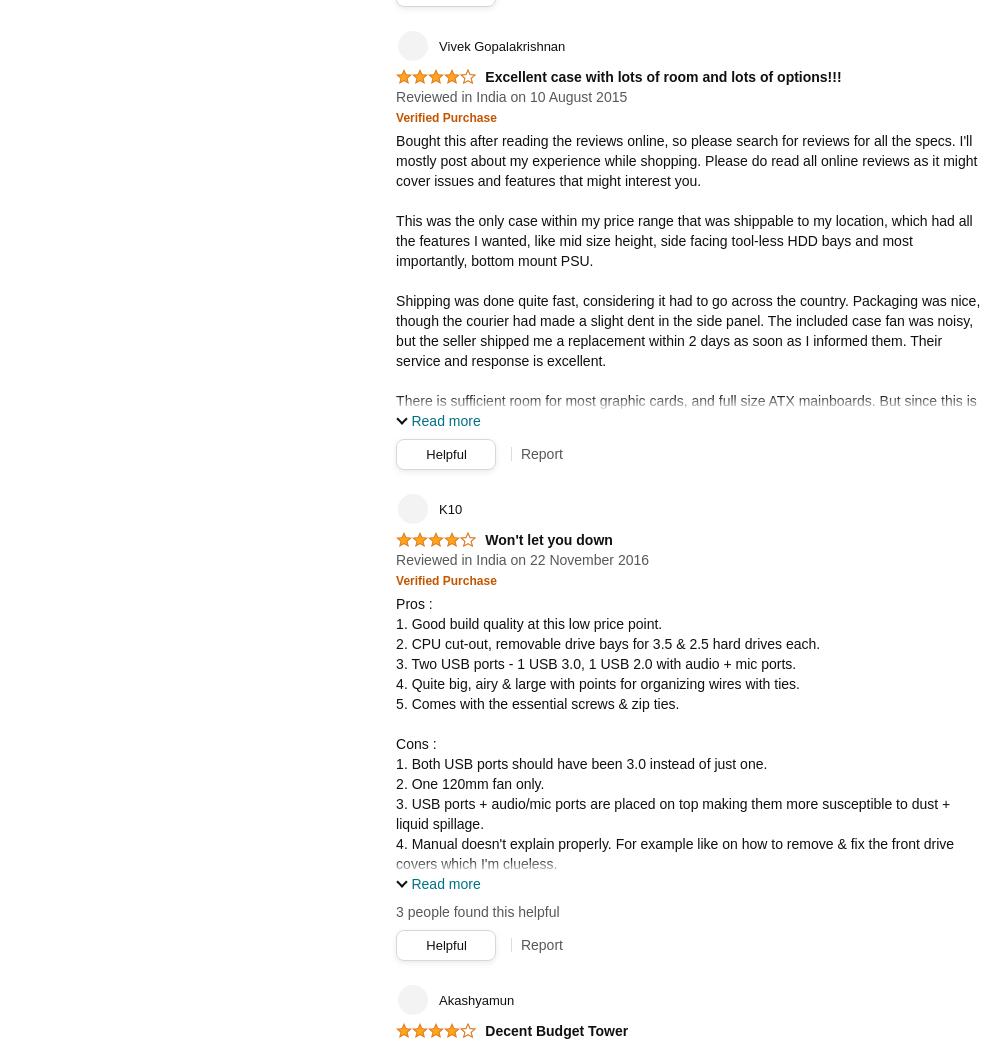 This screenshot has width=1000, height=1044. What do you see at coordinates (537, 702) in the screenshot?
I see `'5. Comes with the essential screws & zip ties.'` at bounding box center [537, 702].